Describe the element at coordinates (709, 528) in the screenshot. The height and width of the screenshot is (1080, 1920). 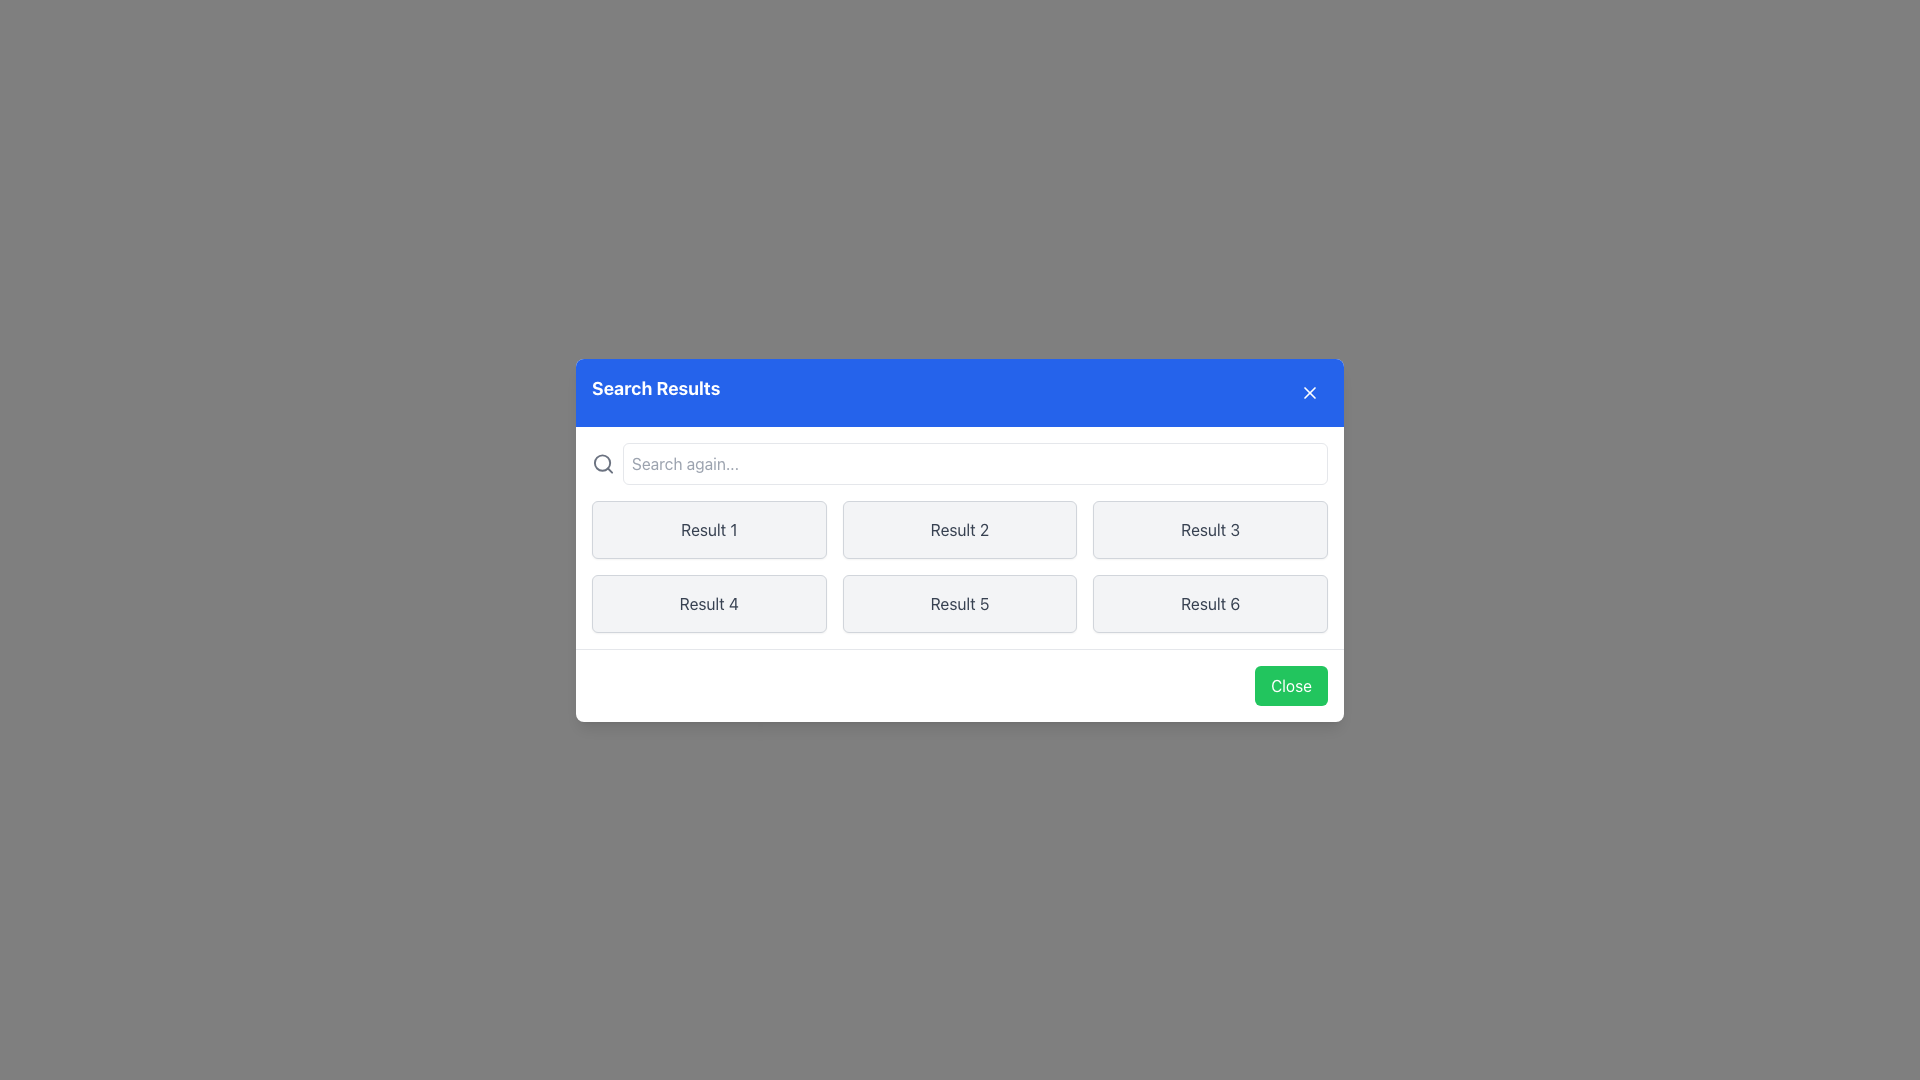
I see `the button labeled 'Result 1' that houses the Text label, which is located in the top-left quadrant of a 2x3 grid layout in a pop-up modal` at that location.